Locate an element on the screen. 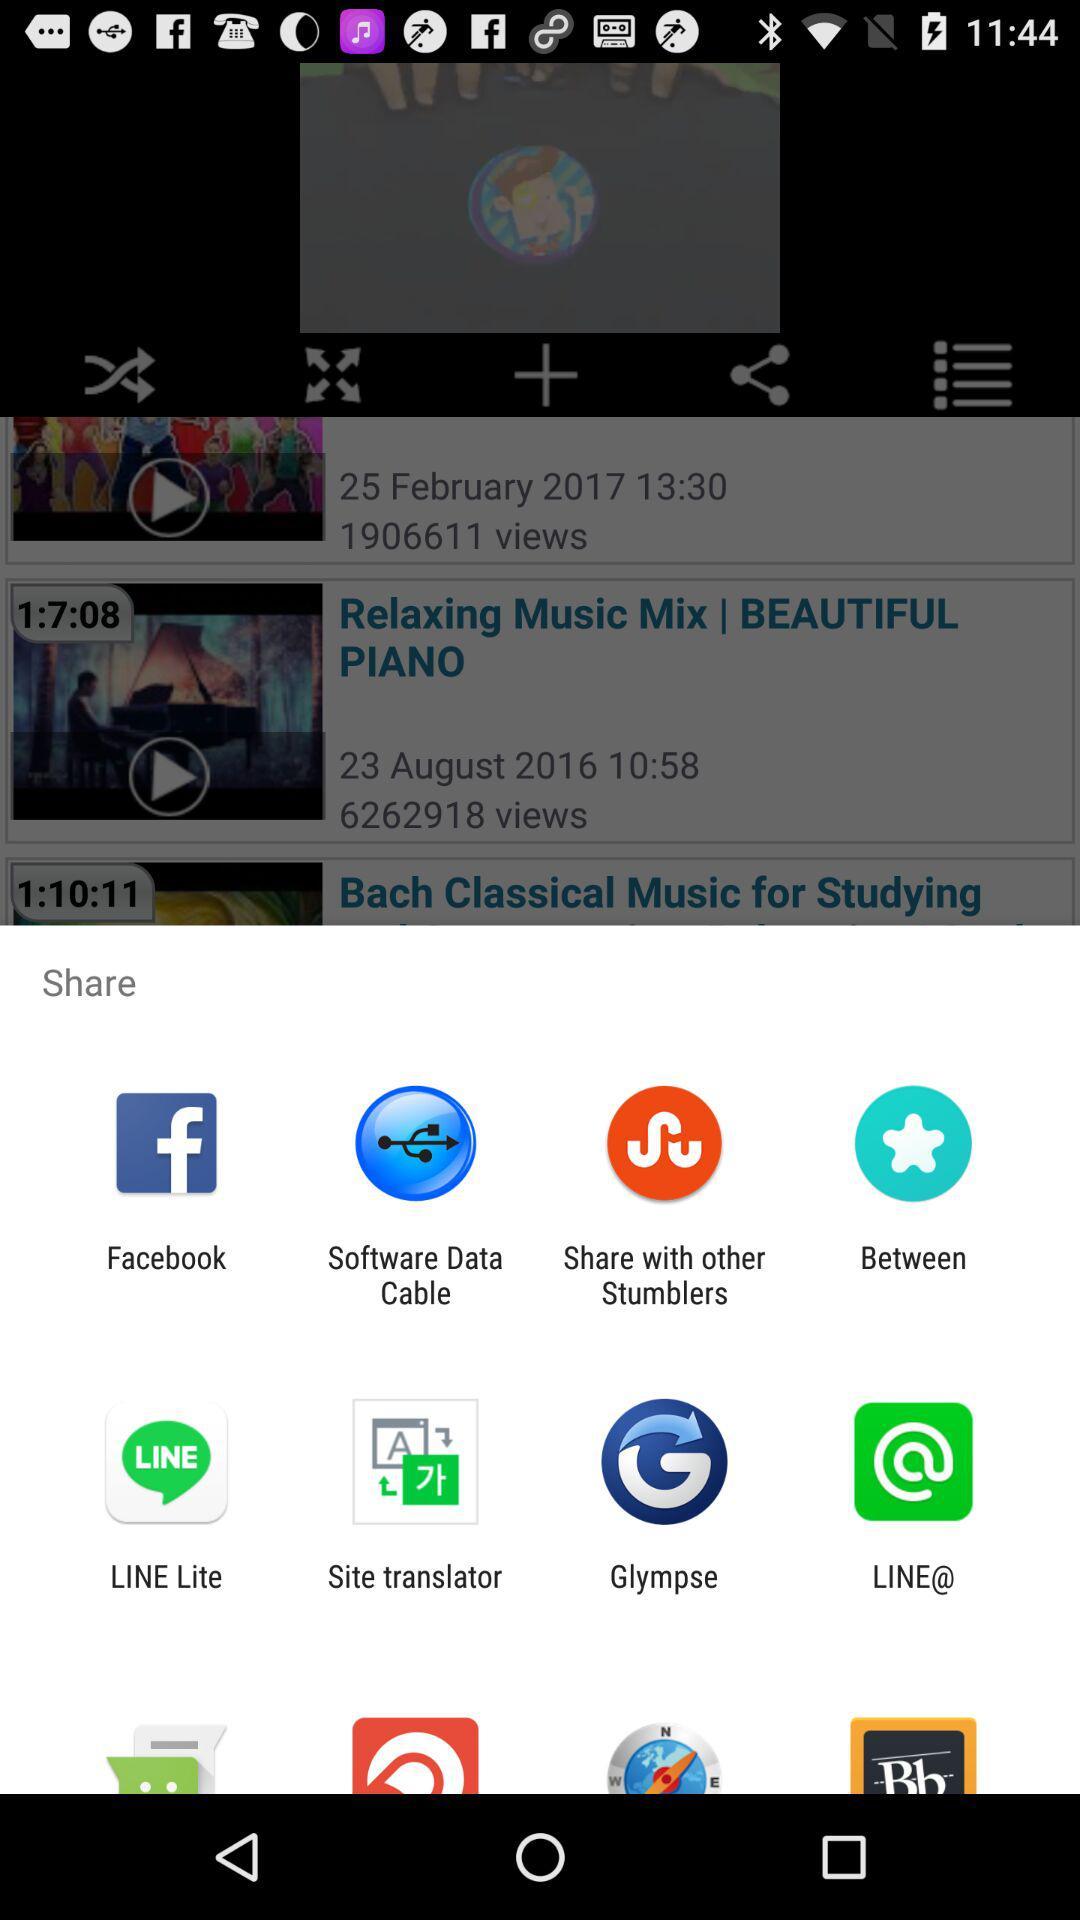 This screenshot has height=1920, width=1080. the icon to the right of software data cable is located at coordinates (664, 1274).